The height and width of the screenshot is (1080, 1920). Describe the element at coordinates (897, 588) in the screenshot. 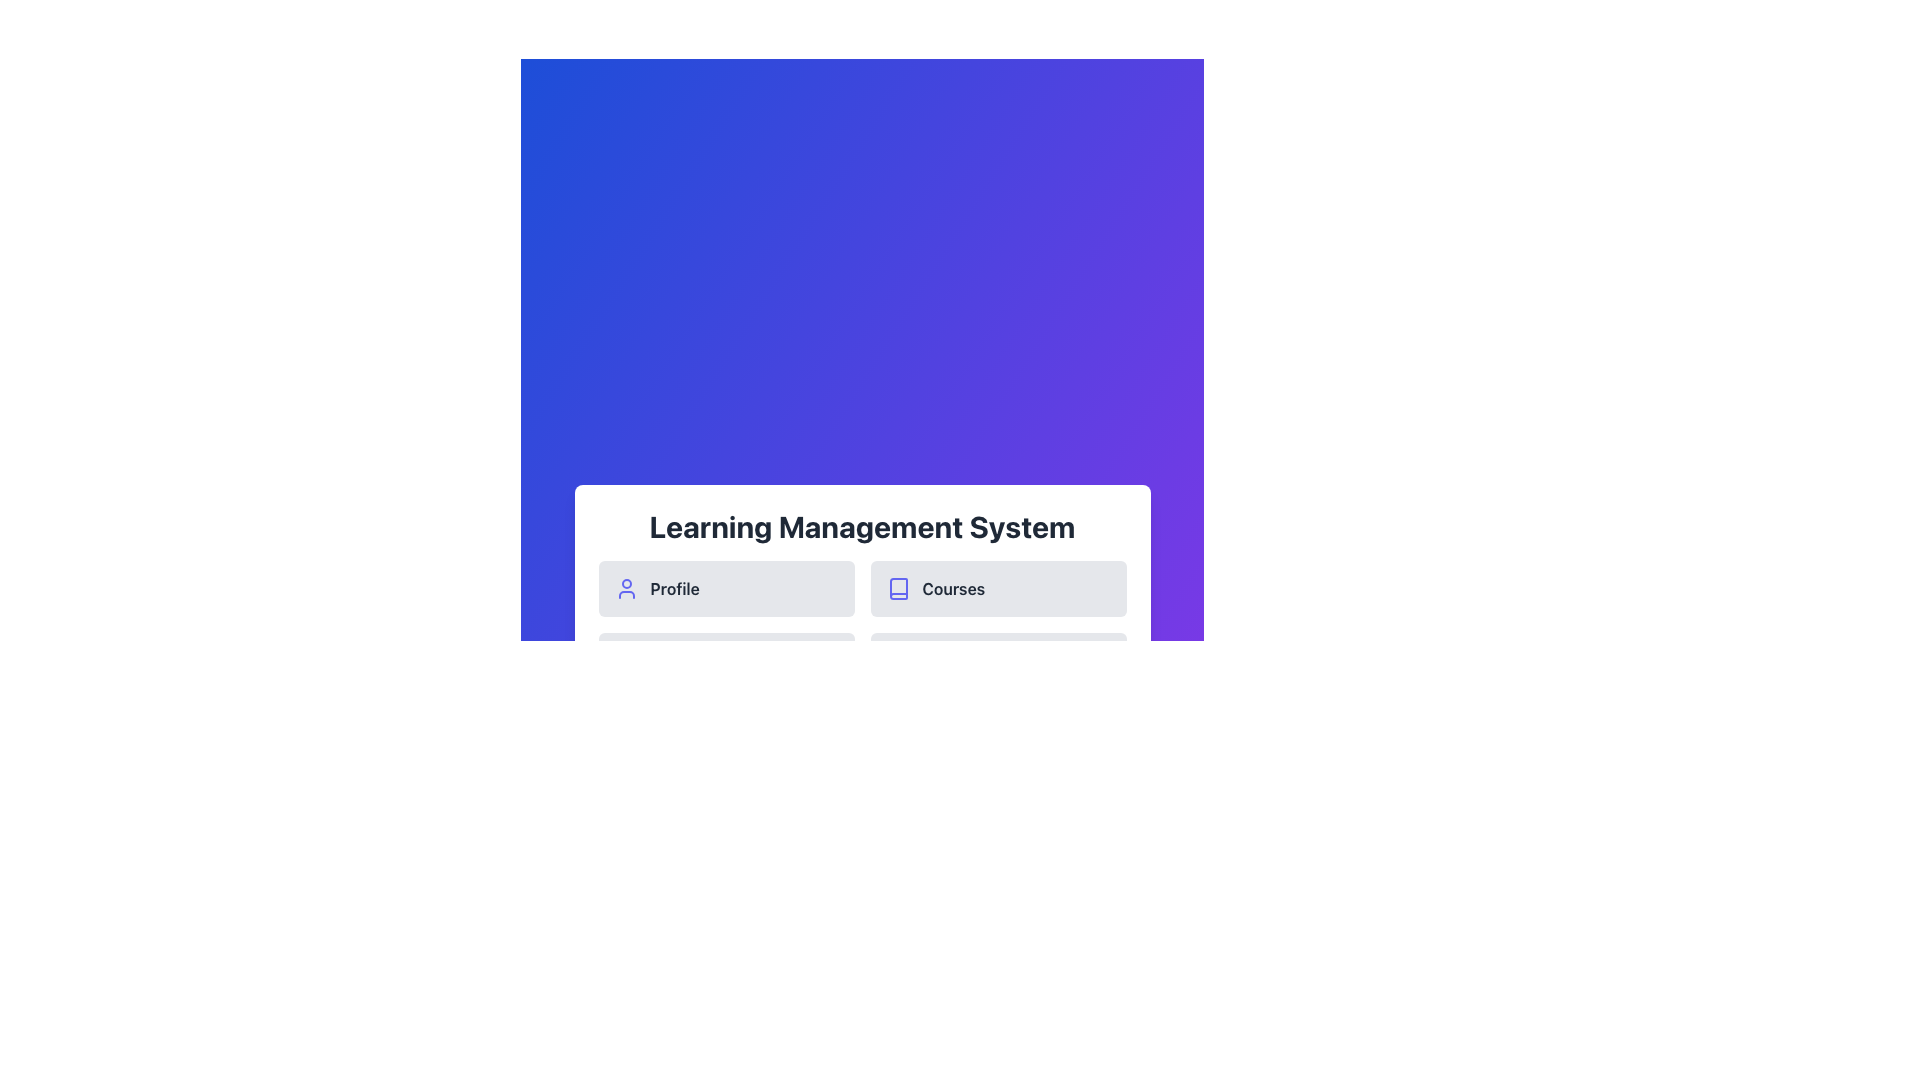

I see `the 'Courses' icon located in the lower section of the interface, positioned to the left of its text label` at that location.